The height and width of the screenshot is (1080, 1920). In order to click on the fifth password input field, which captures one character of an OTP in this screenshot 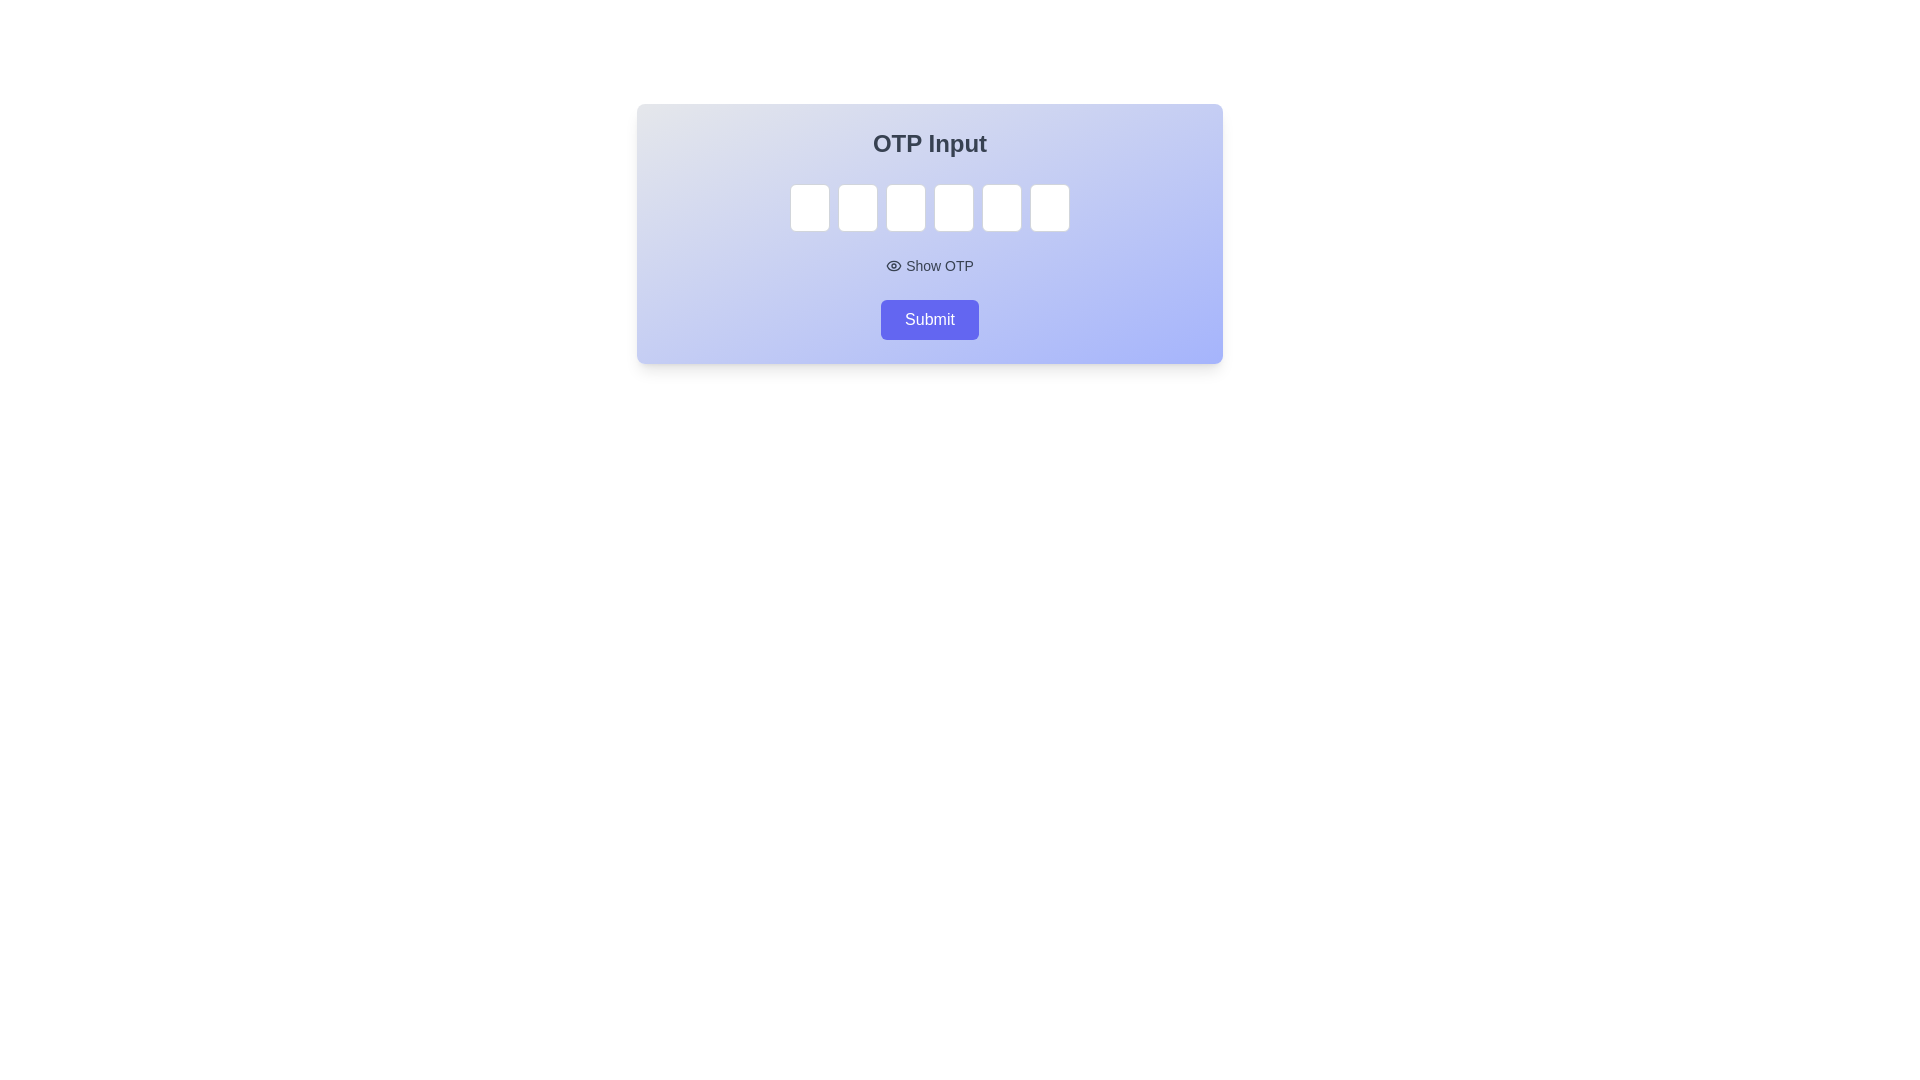, I will do `click(1002, 208)`.